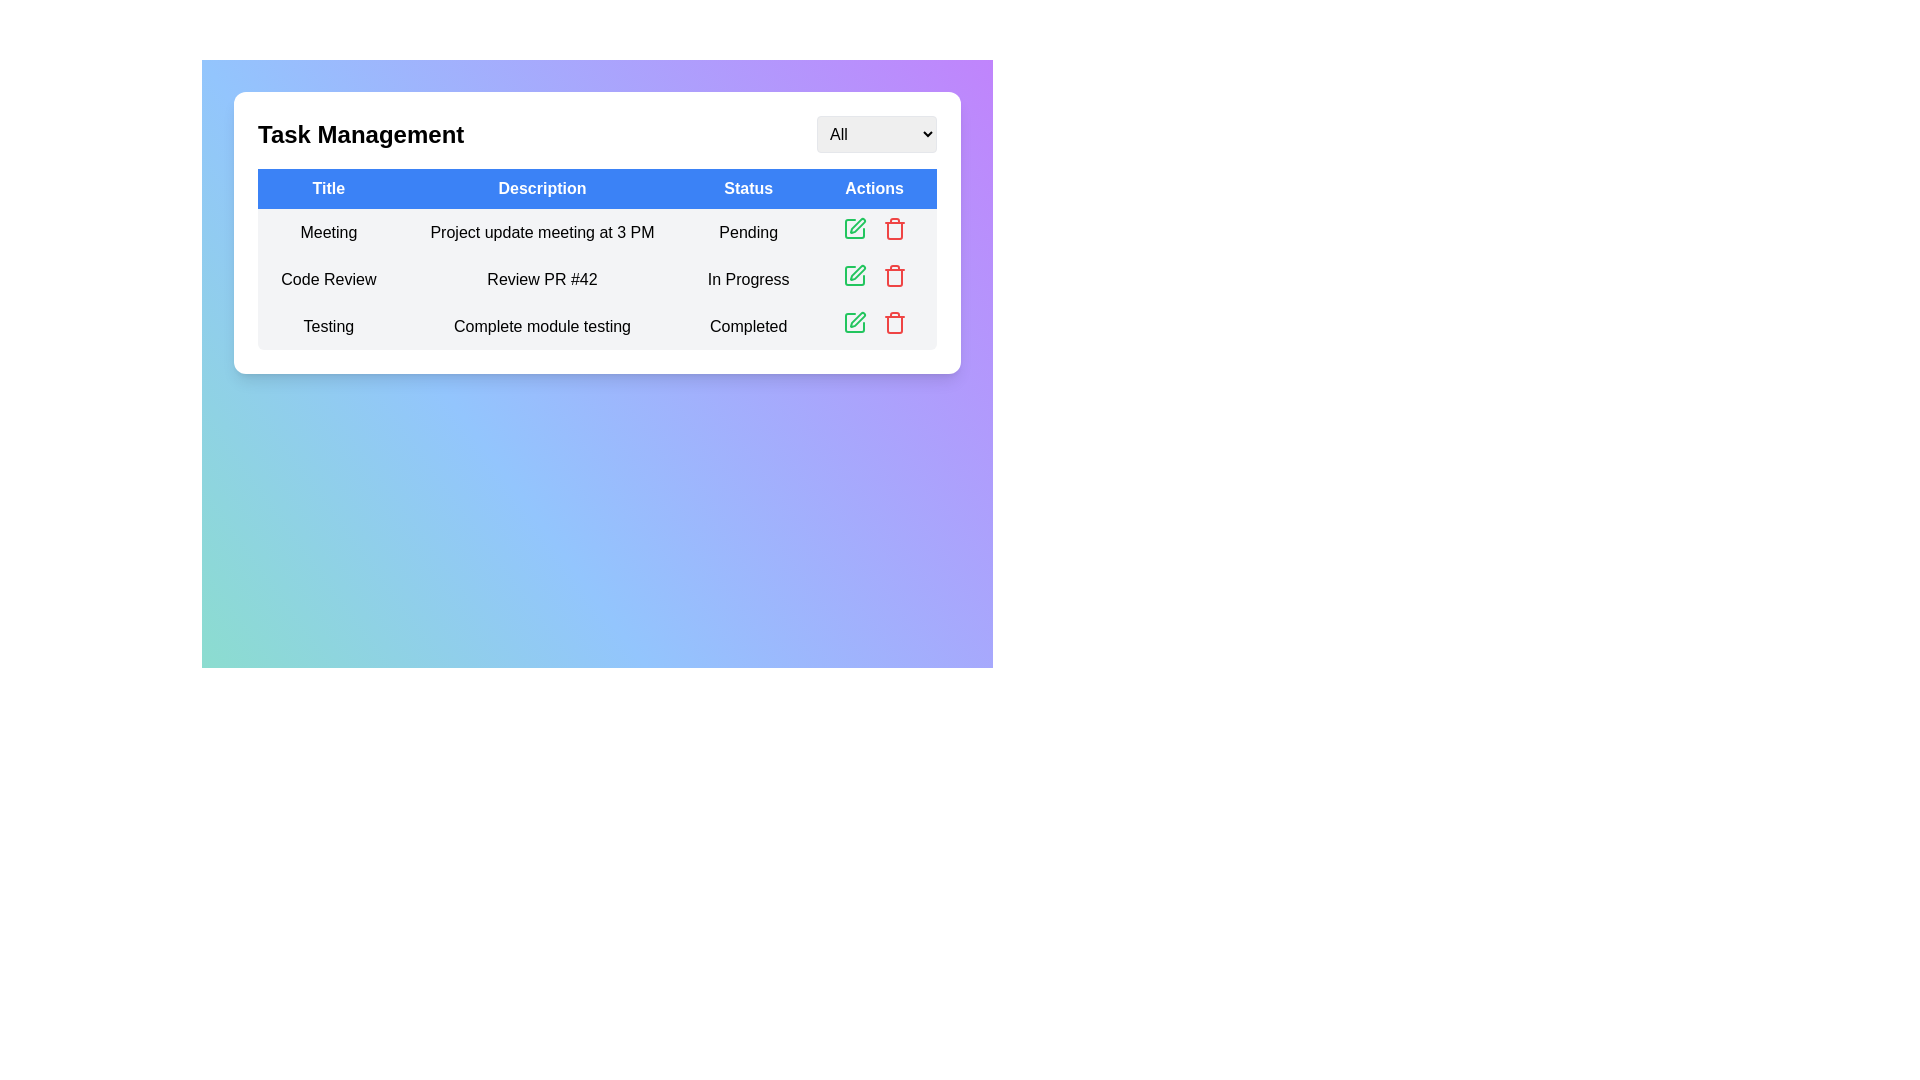  Describe the element at coordinates (892, 322) in the screenshot. I see `the delete button in the third row of the 'Actions' column within the table` at that location.